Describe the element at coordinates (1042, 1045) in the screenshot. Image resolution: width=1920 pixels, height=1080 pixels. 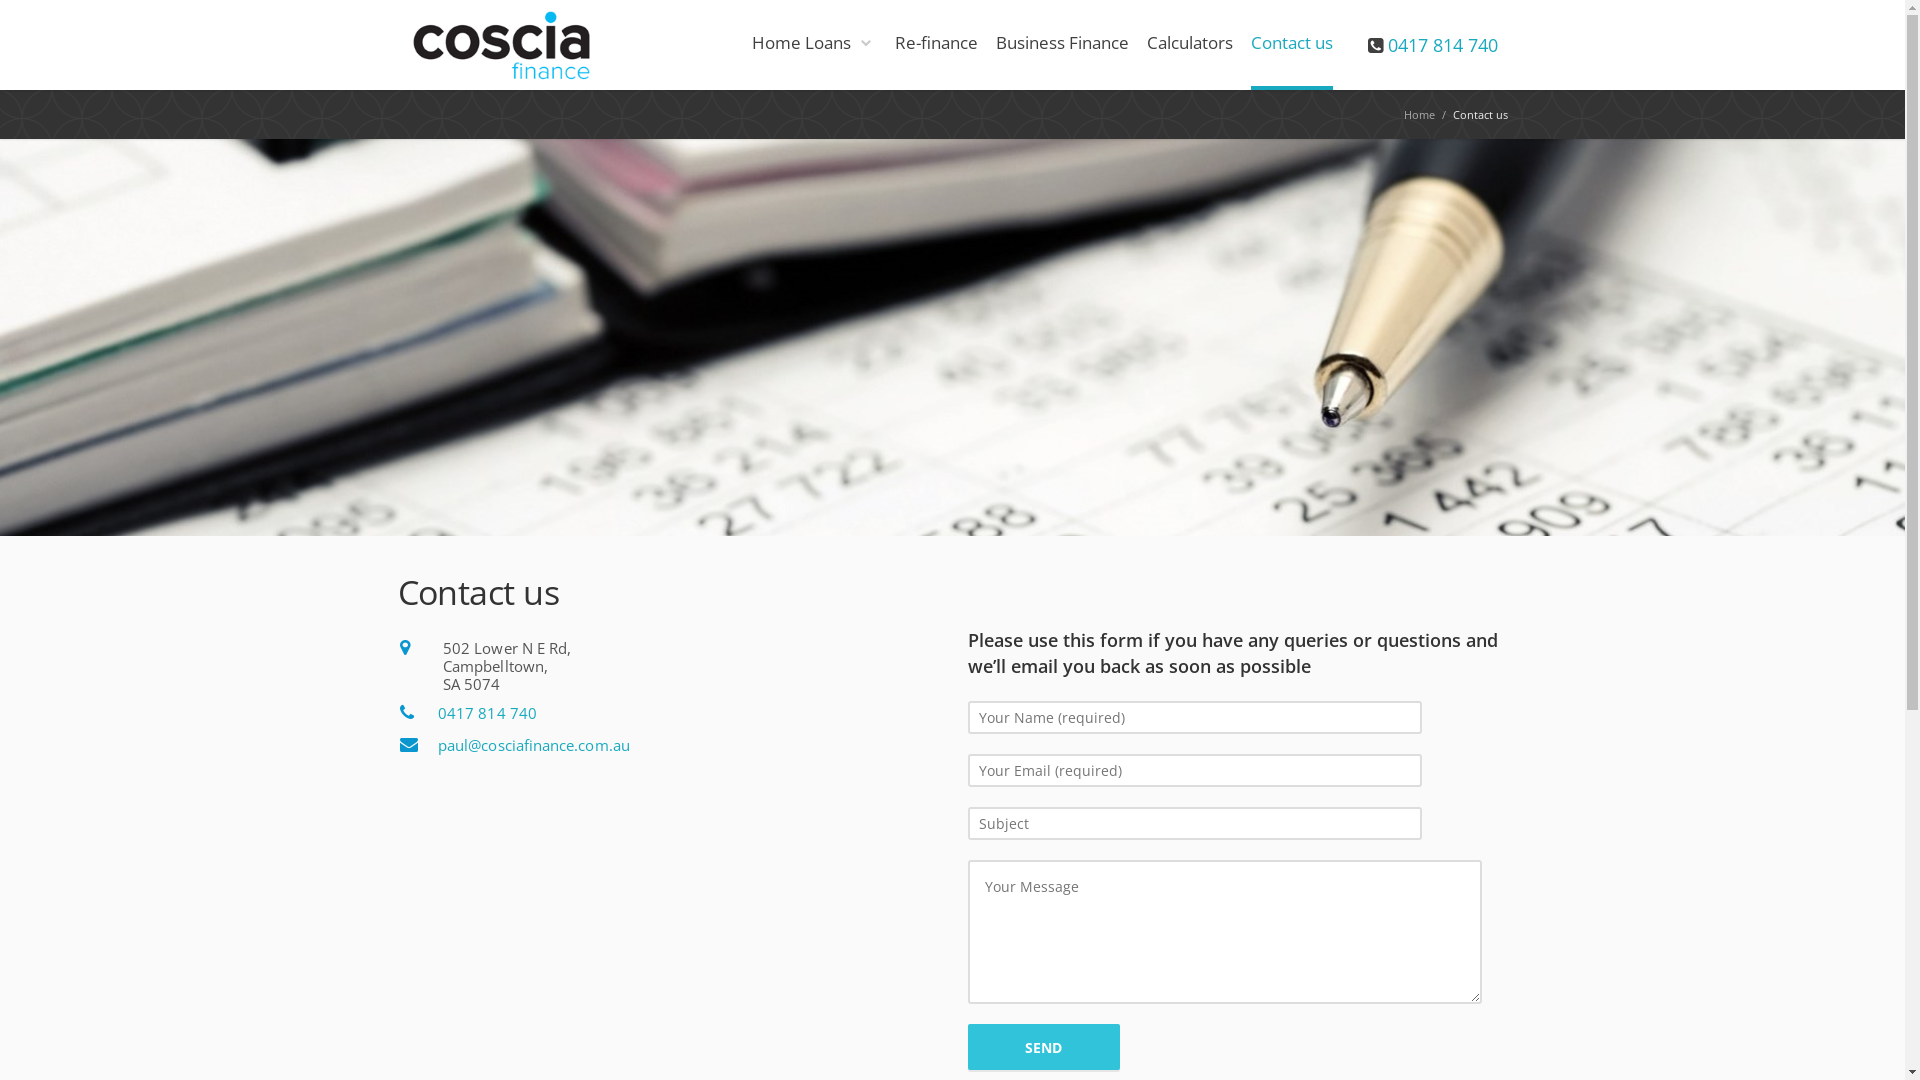
I see `'Send'` at that location.